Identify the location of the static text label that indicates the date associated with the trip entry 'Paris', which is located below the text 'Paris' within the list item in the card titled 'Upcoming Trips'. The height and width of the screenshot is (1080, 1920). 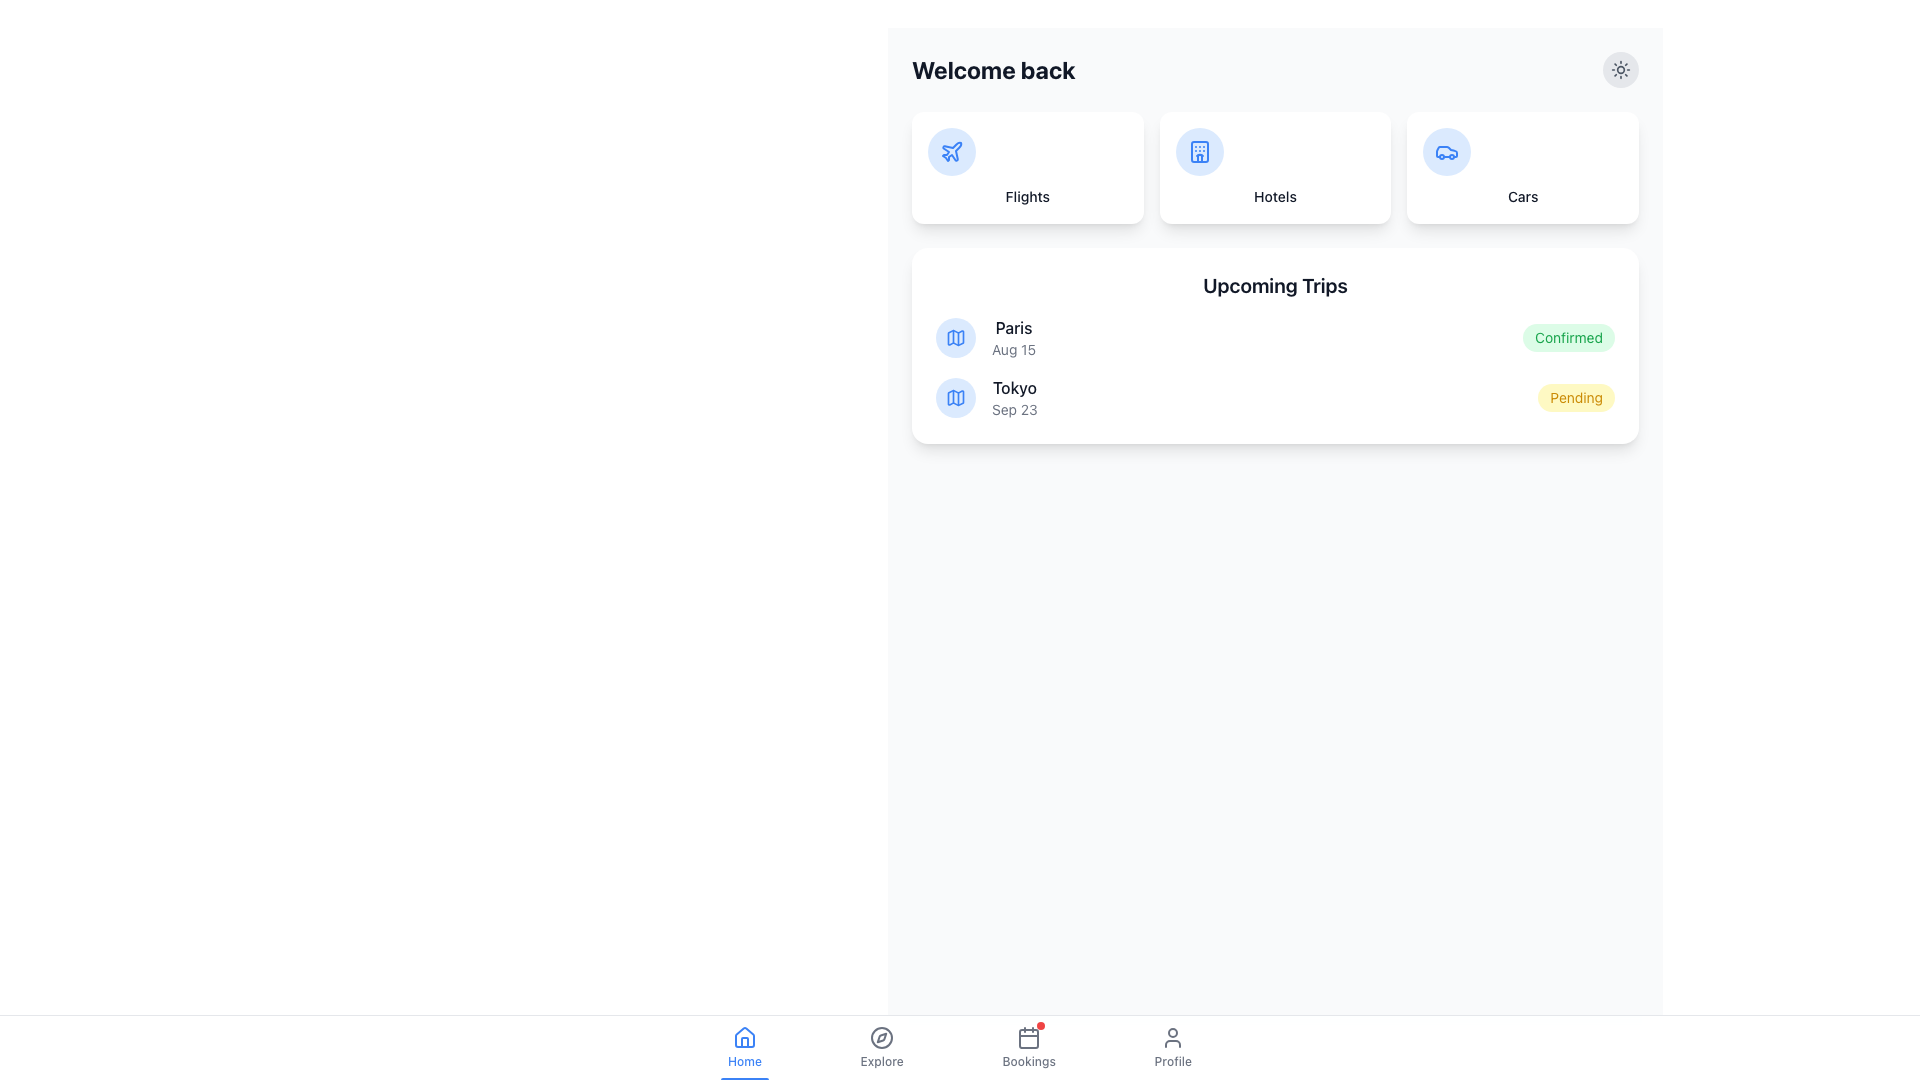
(1013, 349).